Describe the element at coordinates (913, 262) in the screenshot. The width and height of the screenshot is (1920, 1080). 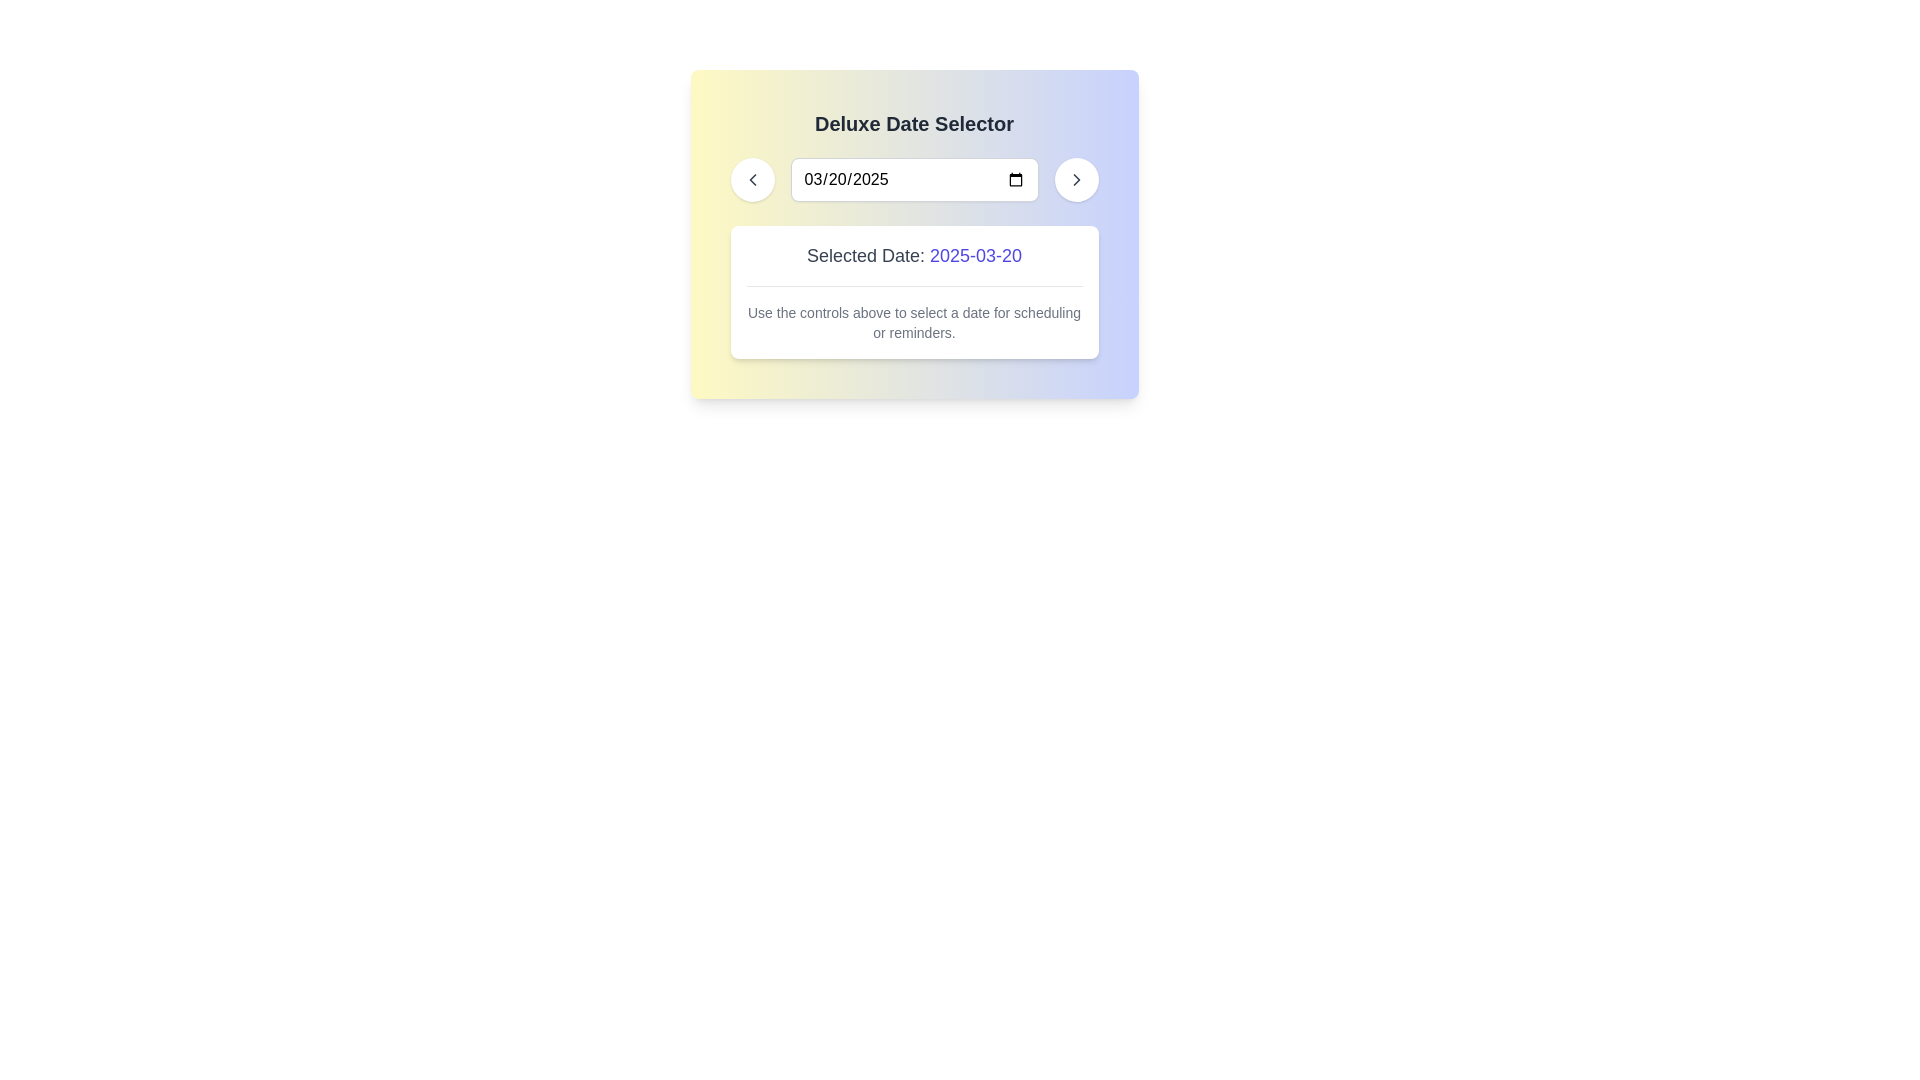
I see `displayed date from the static text element that shows 'Selected Date: 2025-03-20', which is centrally located above the descriptive text and below the date selector` at that location.